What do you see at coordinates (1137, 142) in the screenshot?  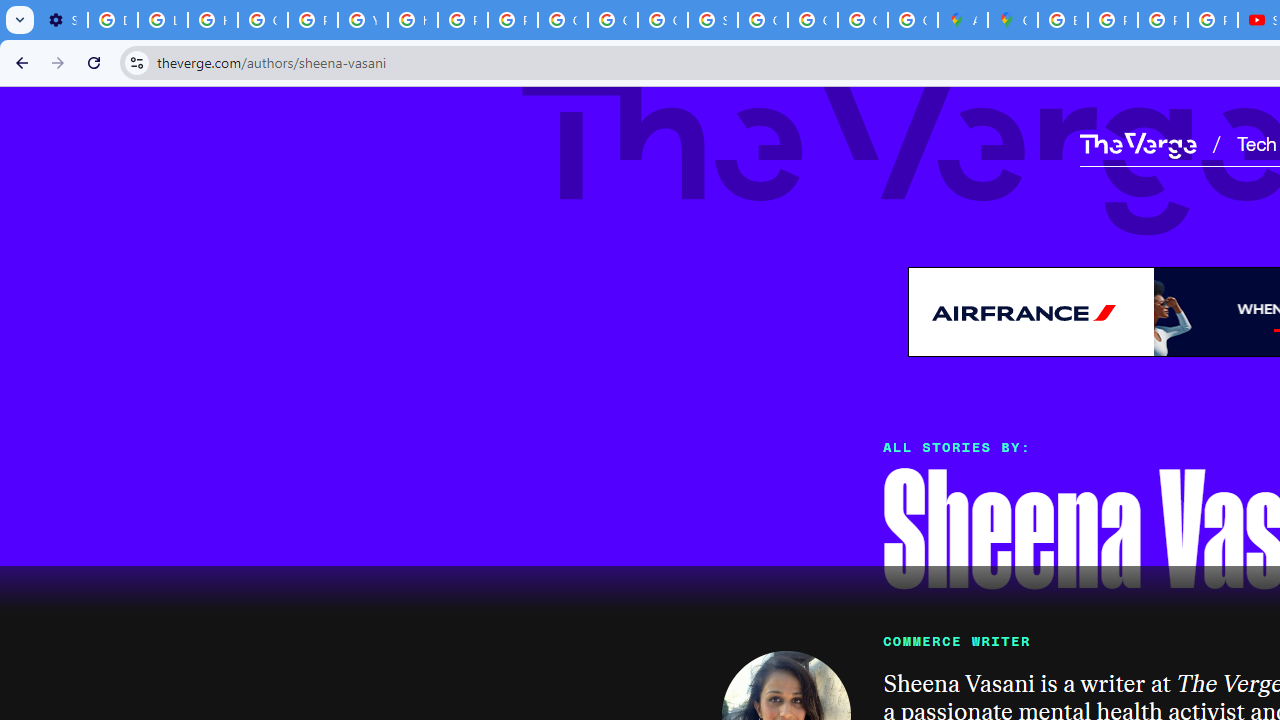 I see `'The Verge homepage The Verge'` at bounding box center [1137, 142].